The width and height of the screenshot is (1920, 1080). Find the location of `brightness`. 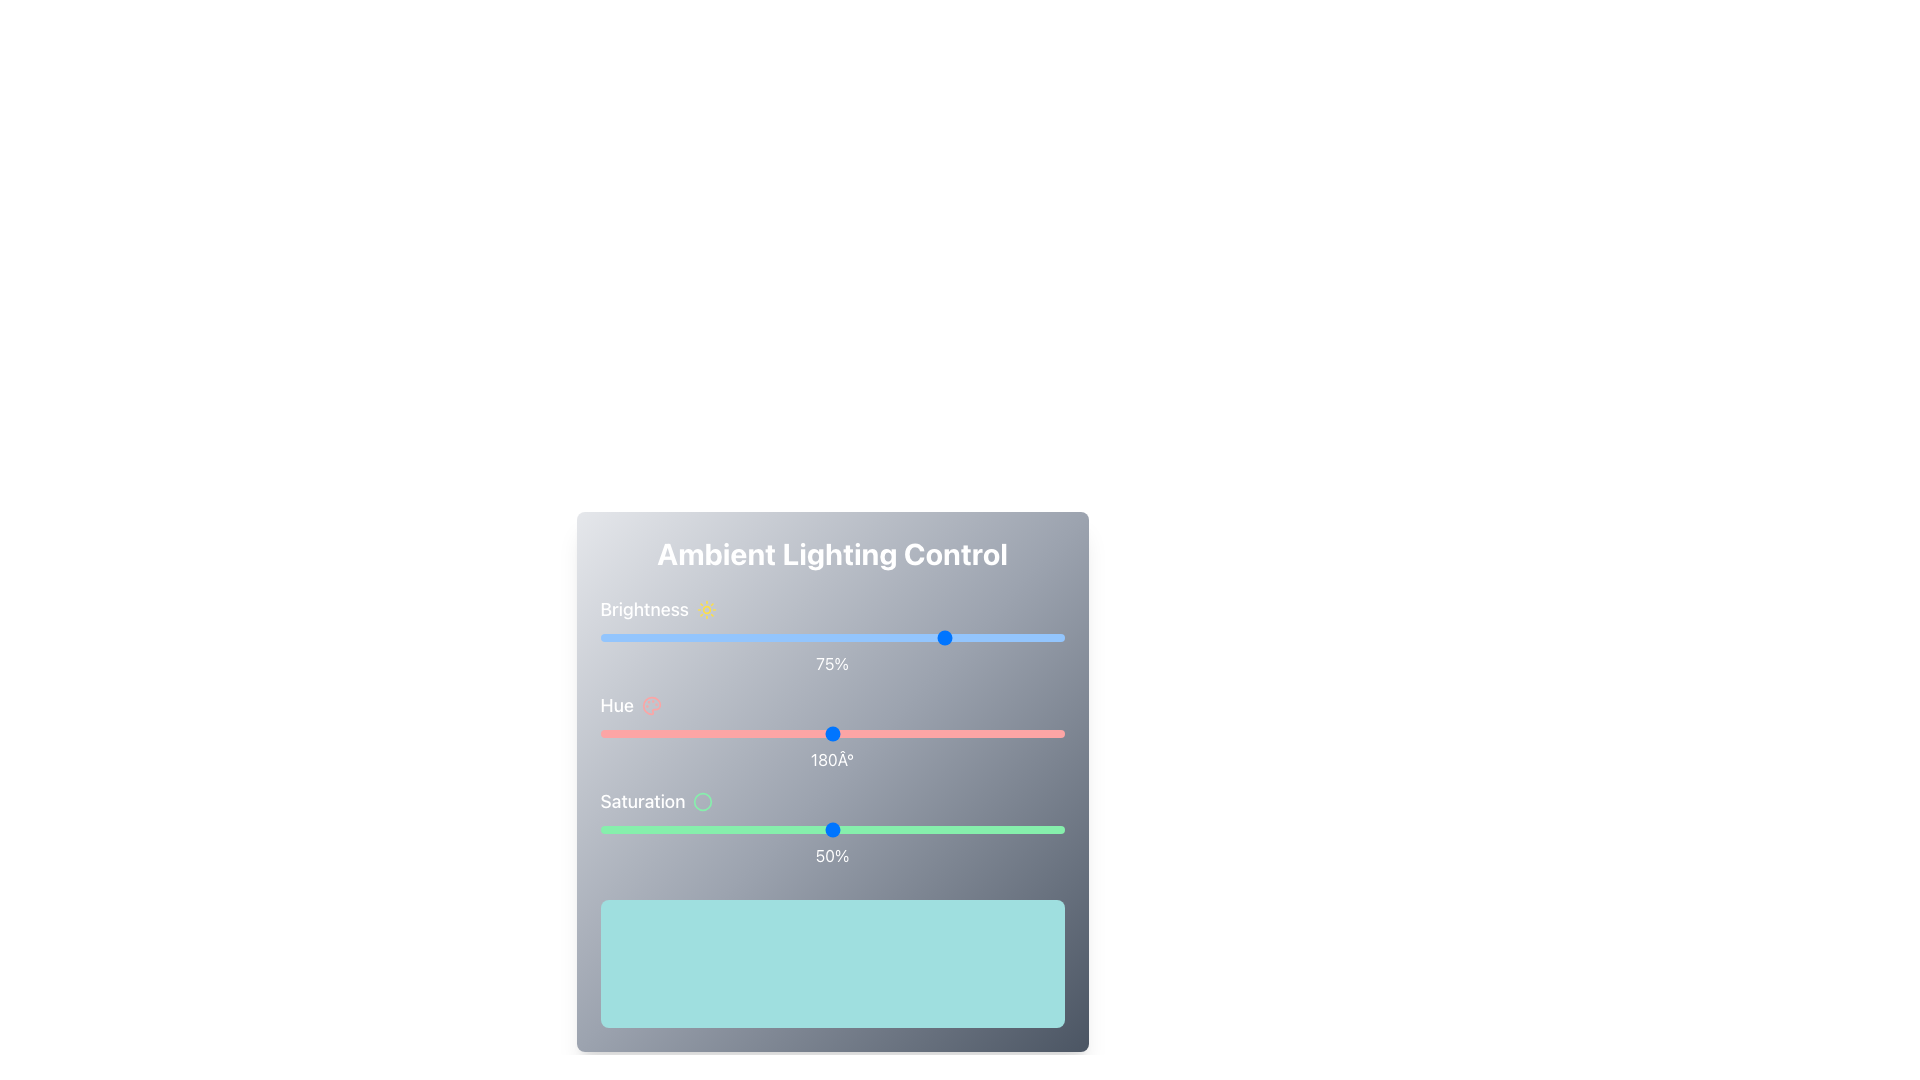

brightness is located at coordinates (999, 637).